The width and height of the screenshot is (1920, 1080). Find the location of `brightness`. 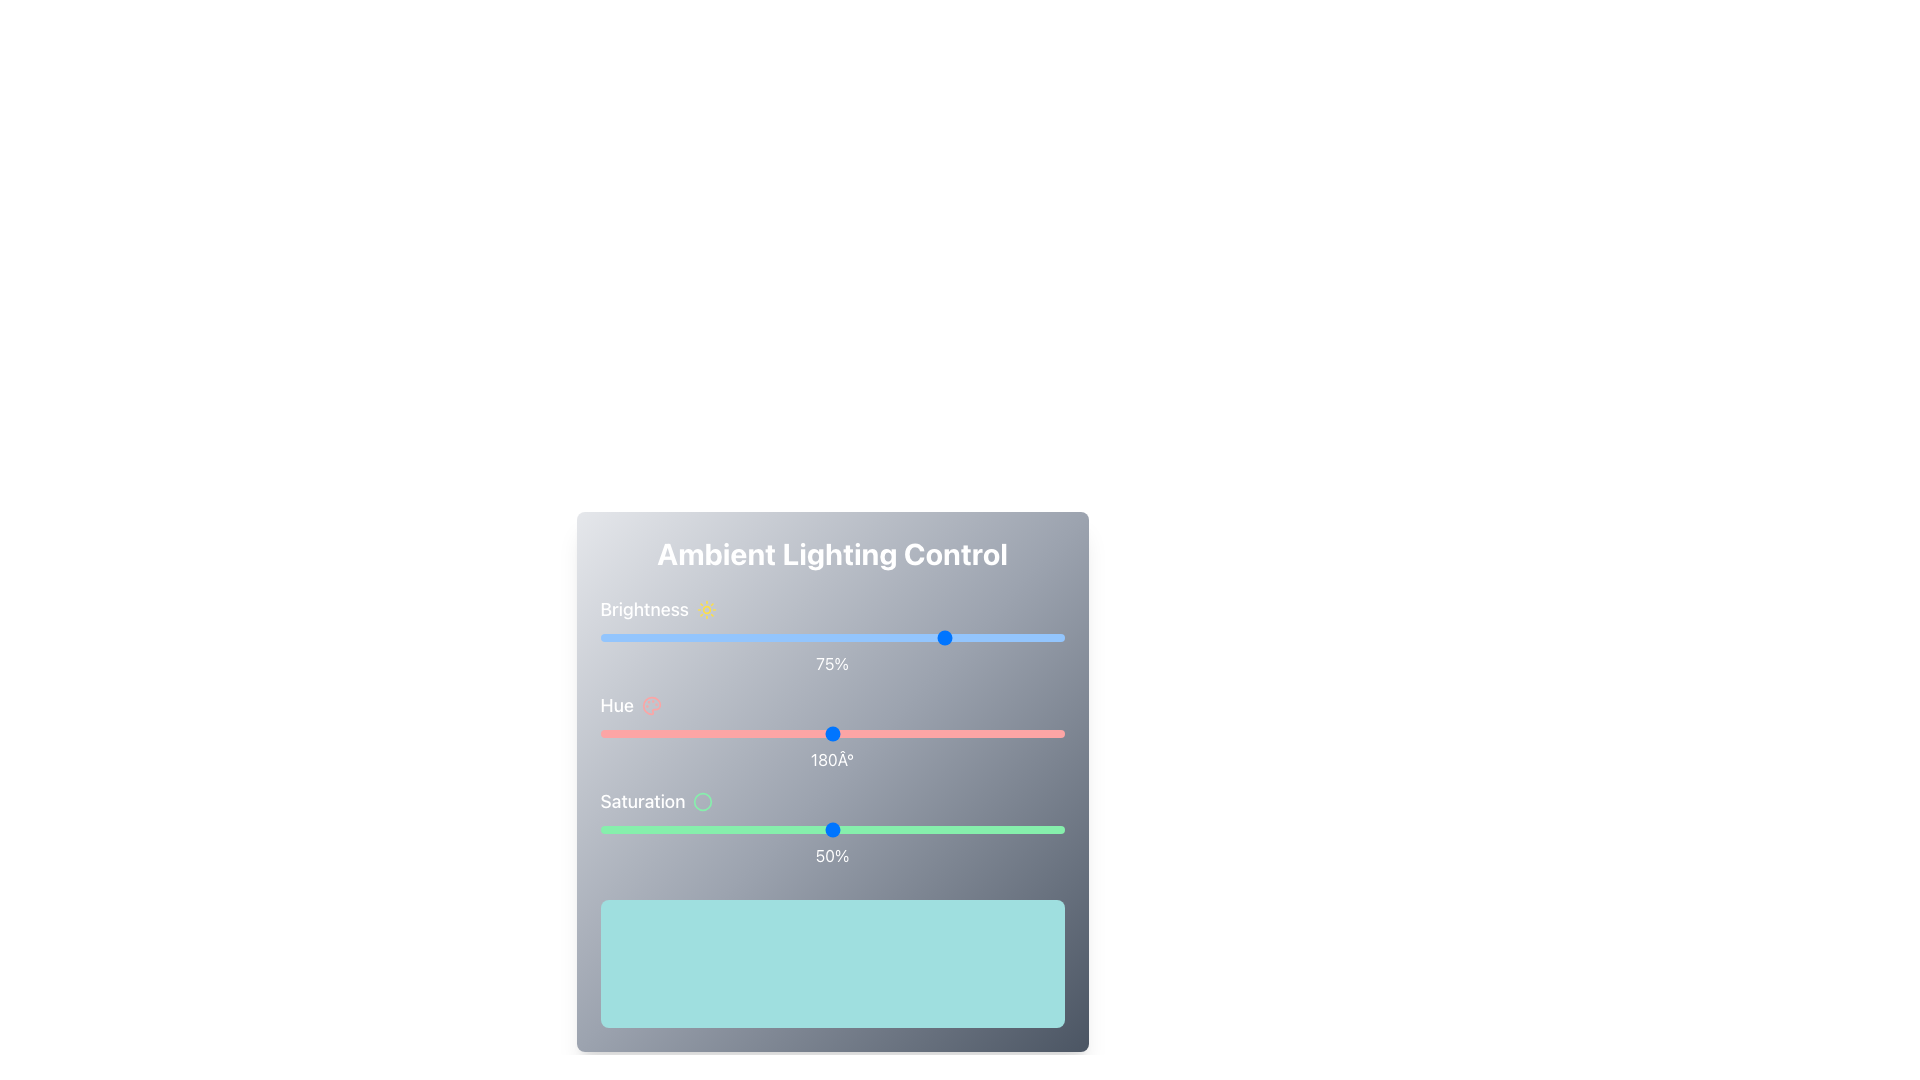

brightness is located at coordinates (999, 637).